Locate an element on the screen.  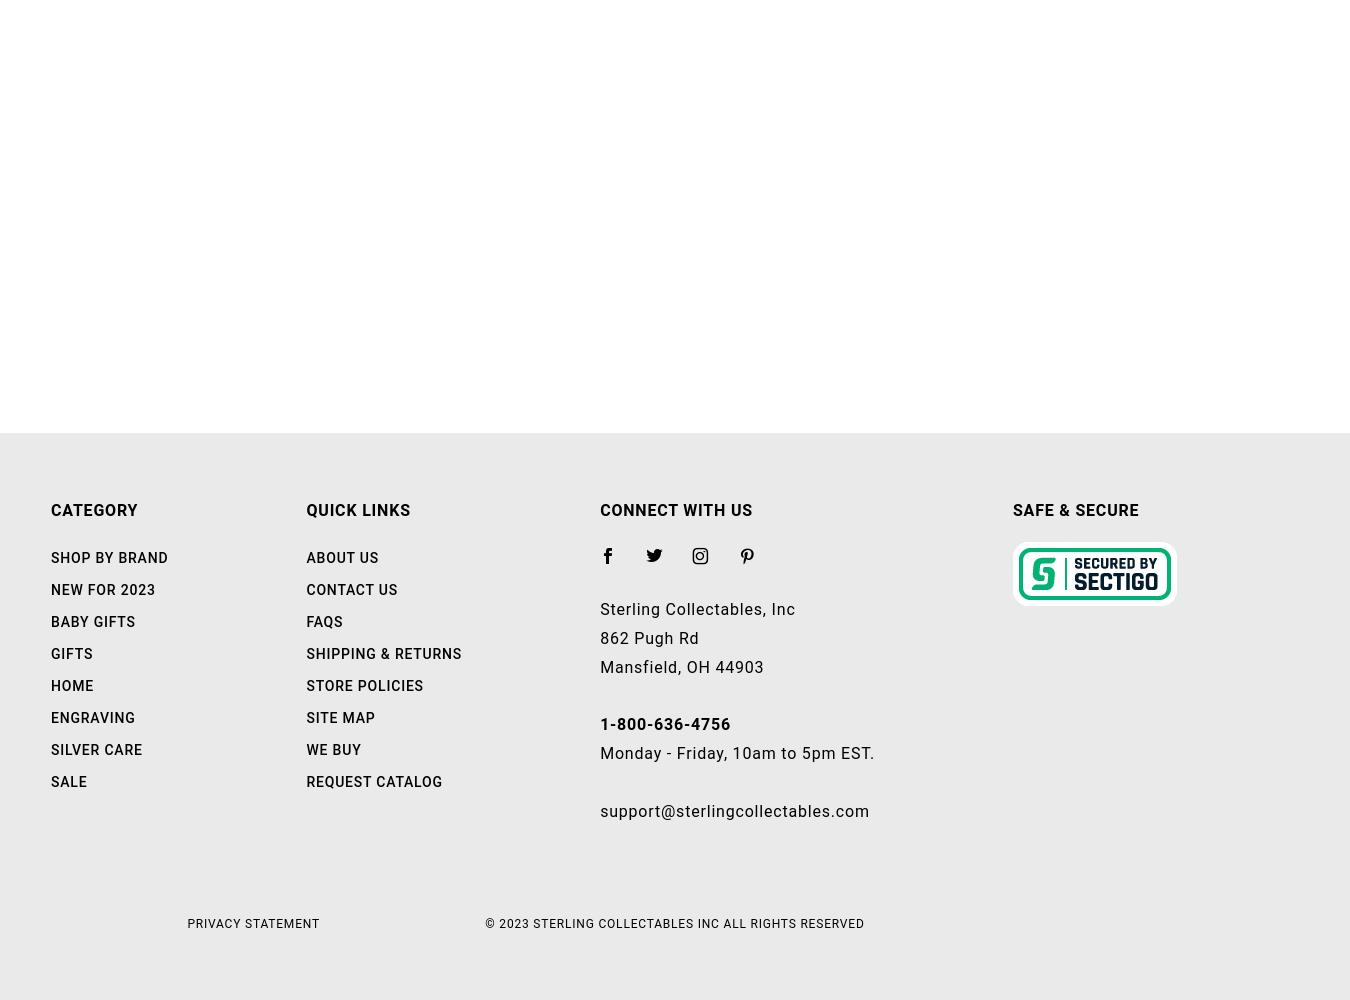
'862 Pugh Rd' is located at coordinates (649, 637).